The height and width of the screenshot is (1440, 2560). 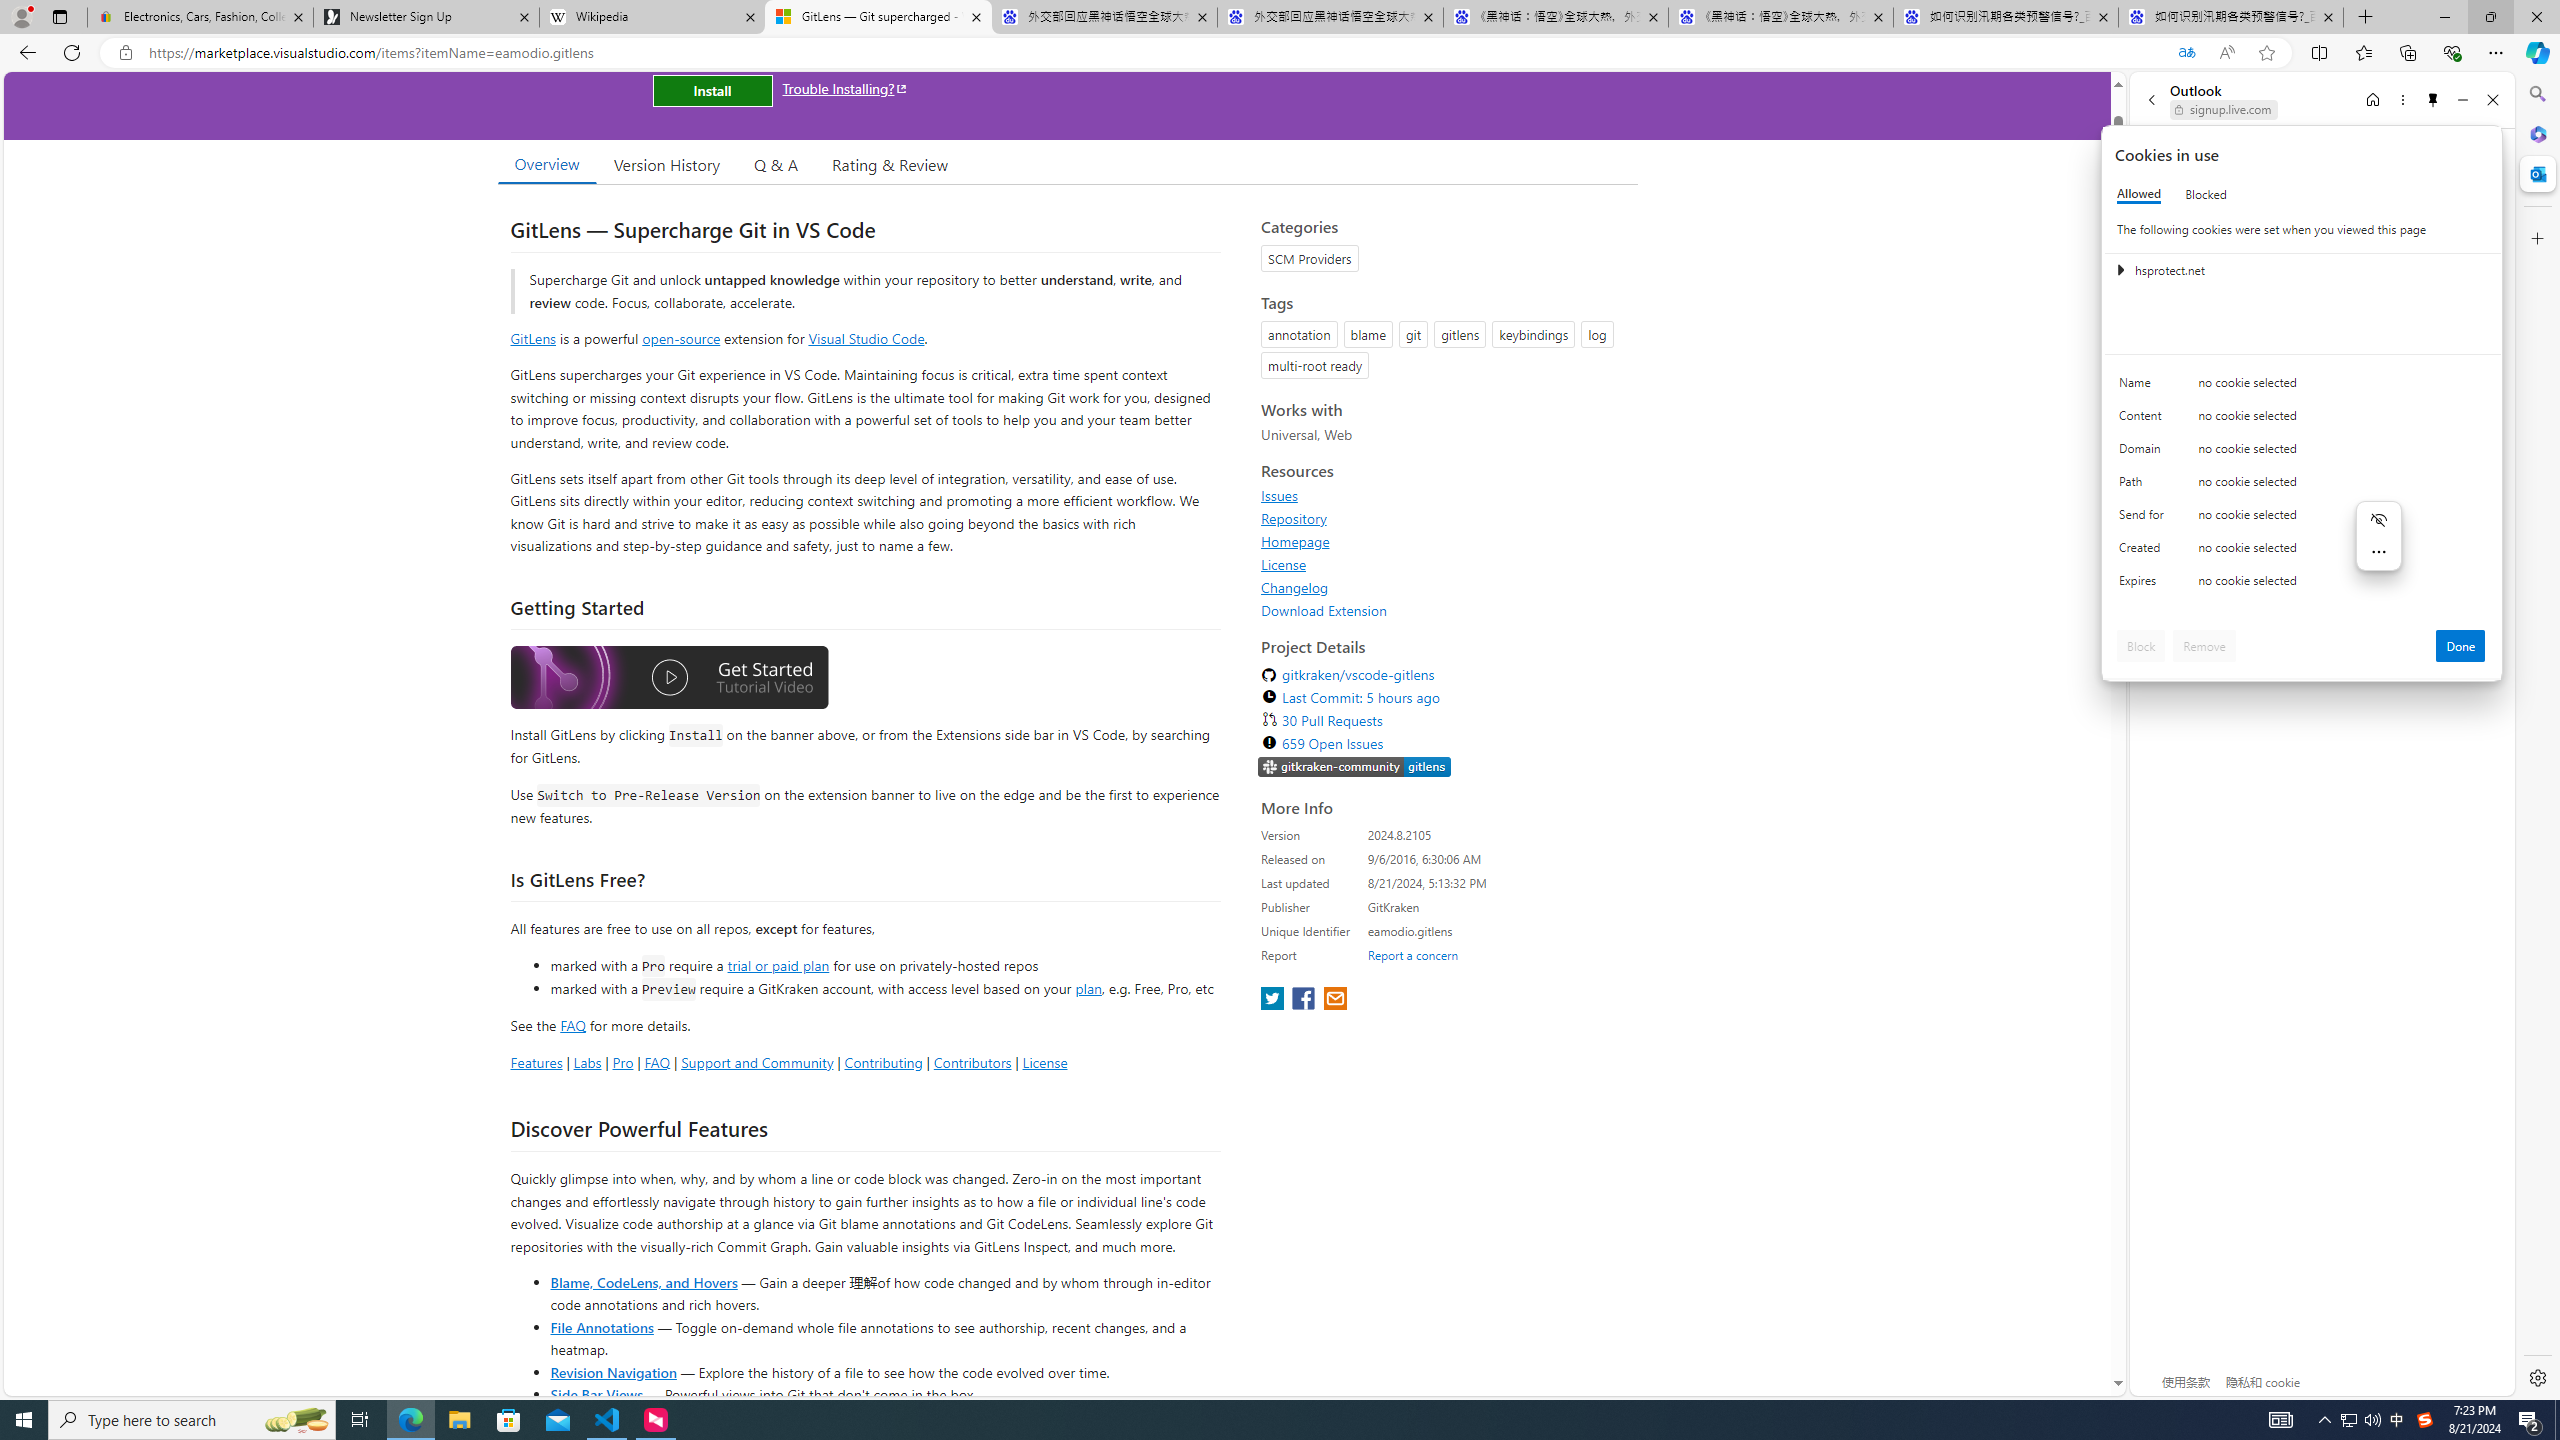 What do you see at coordinates (2204, 646) in the screenshot?
I see `'Remove'` at bounding box center [2204, 646].